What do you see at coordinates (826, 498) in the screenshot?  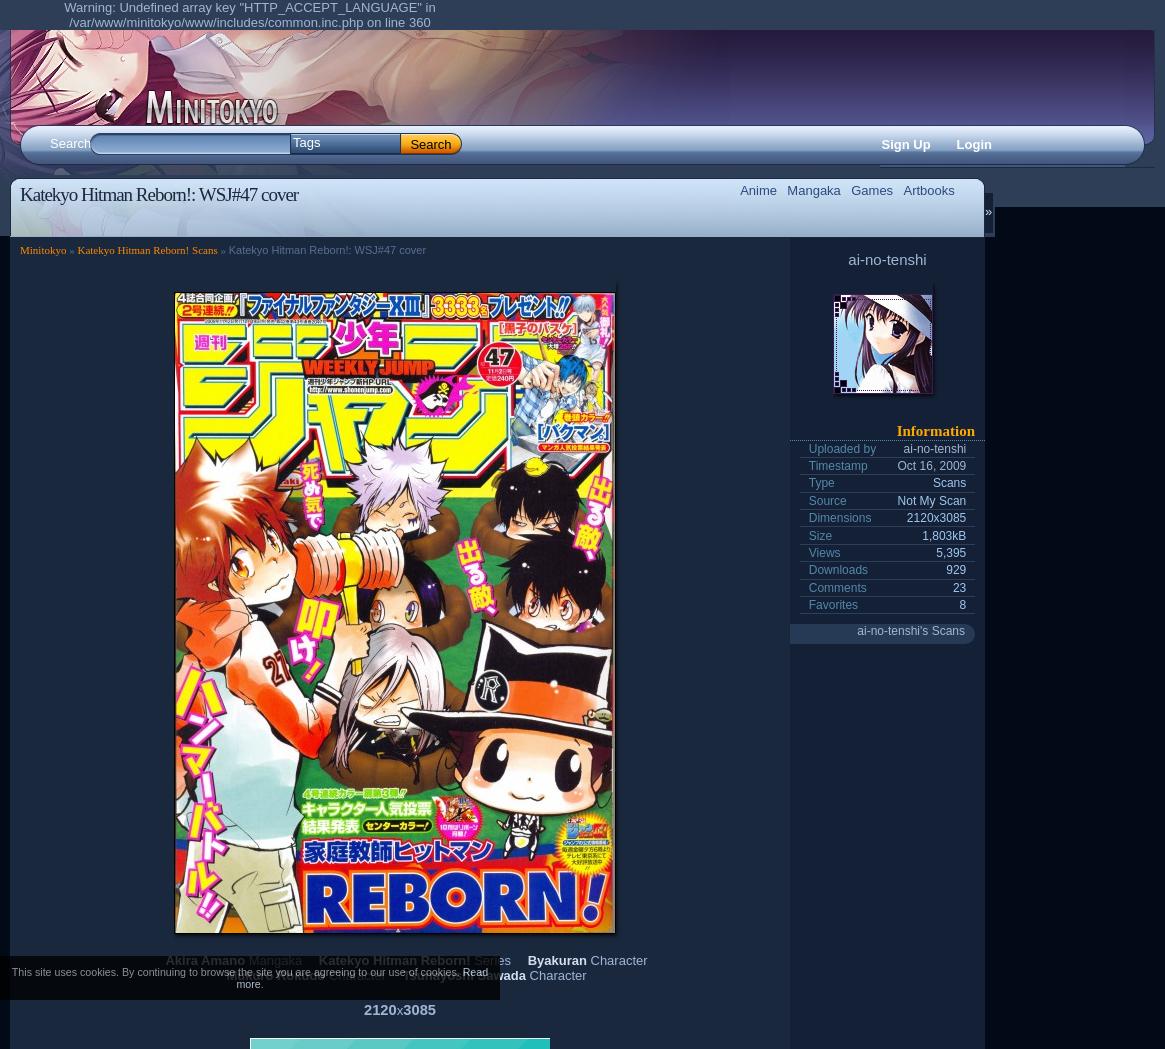 I see `'Source'` at bounding box center [826, 498].